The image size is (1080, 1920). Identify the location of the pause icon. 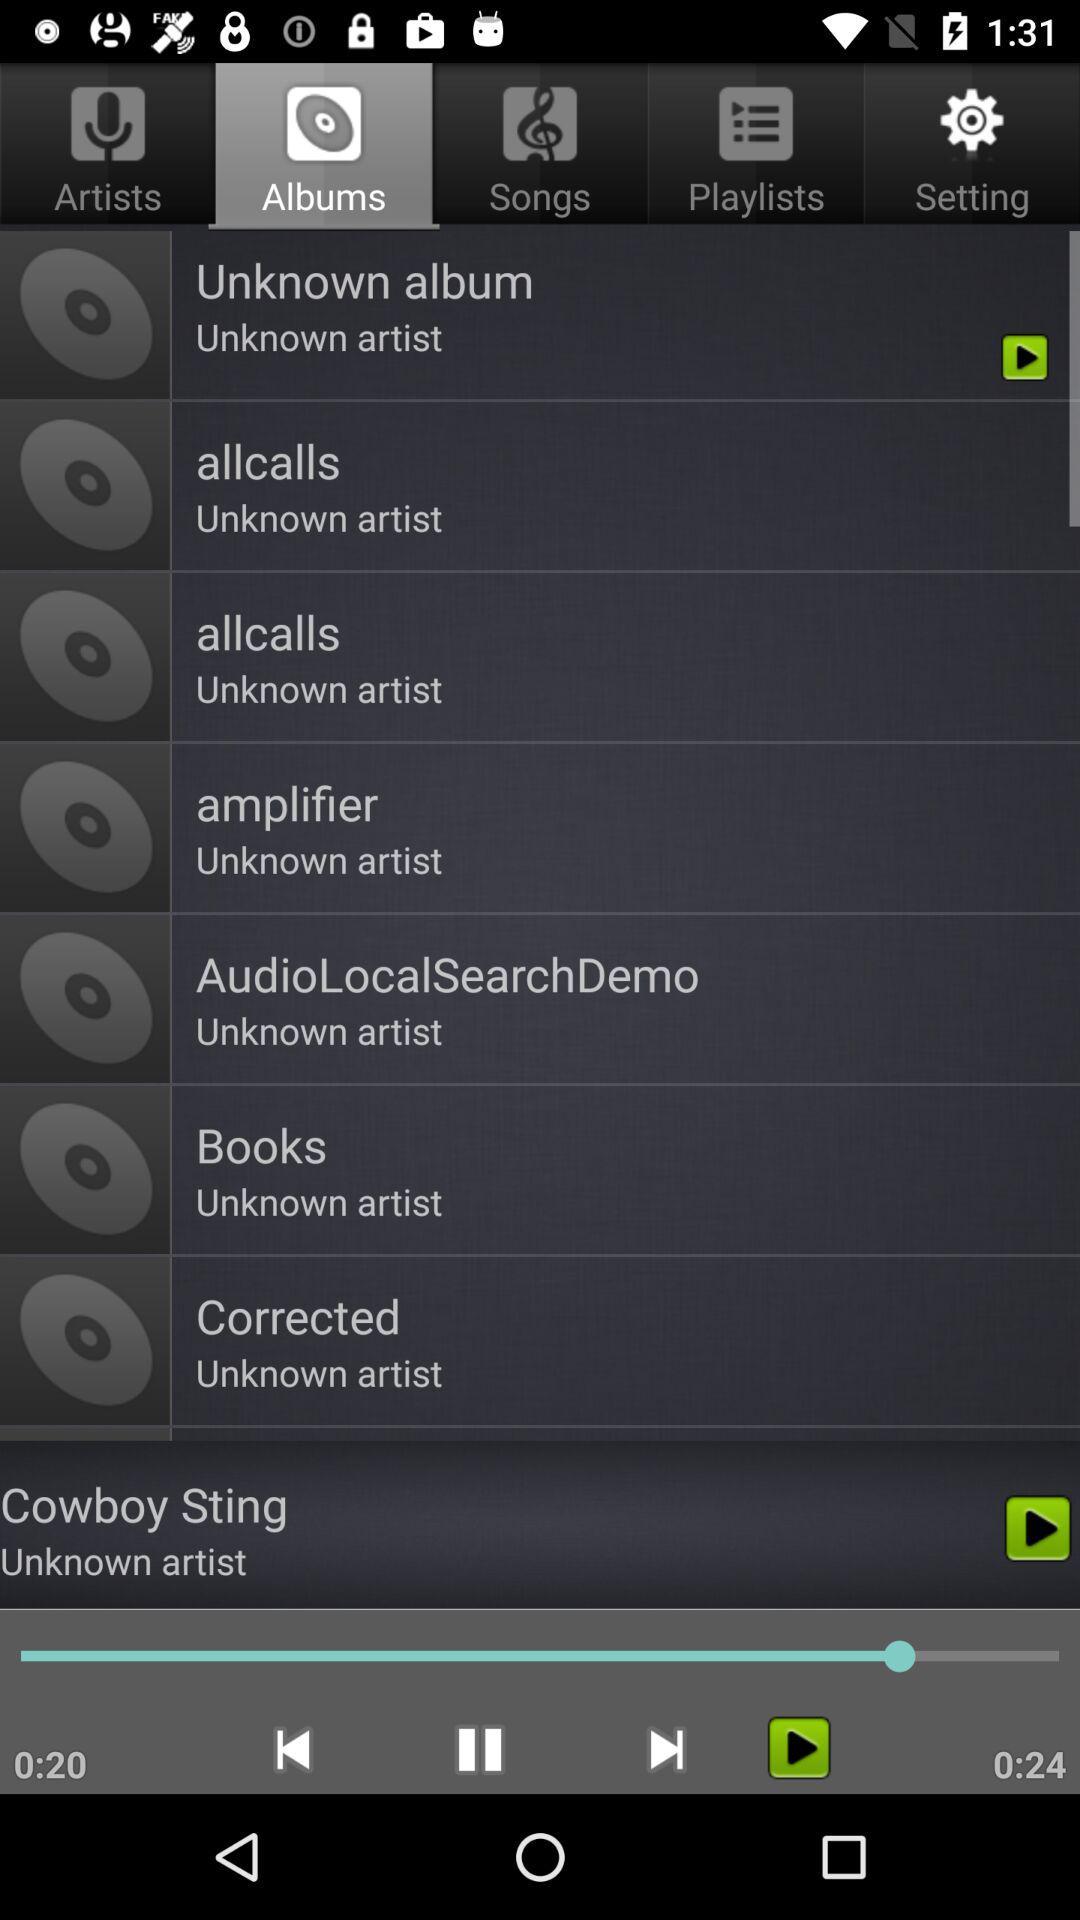
(479, 1748).